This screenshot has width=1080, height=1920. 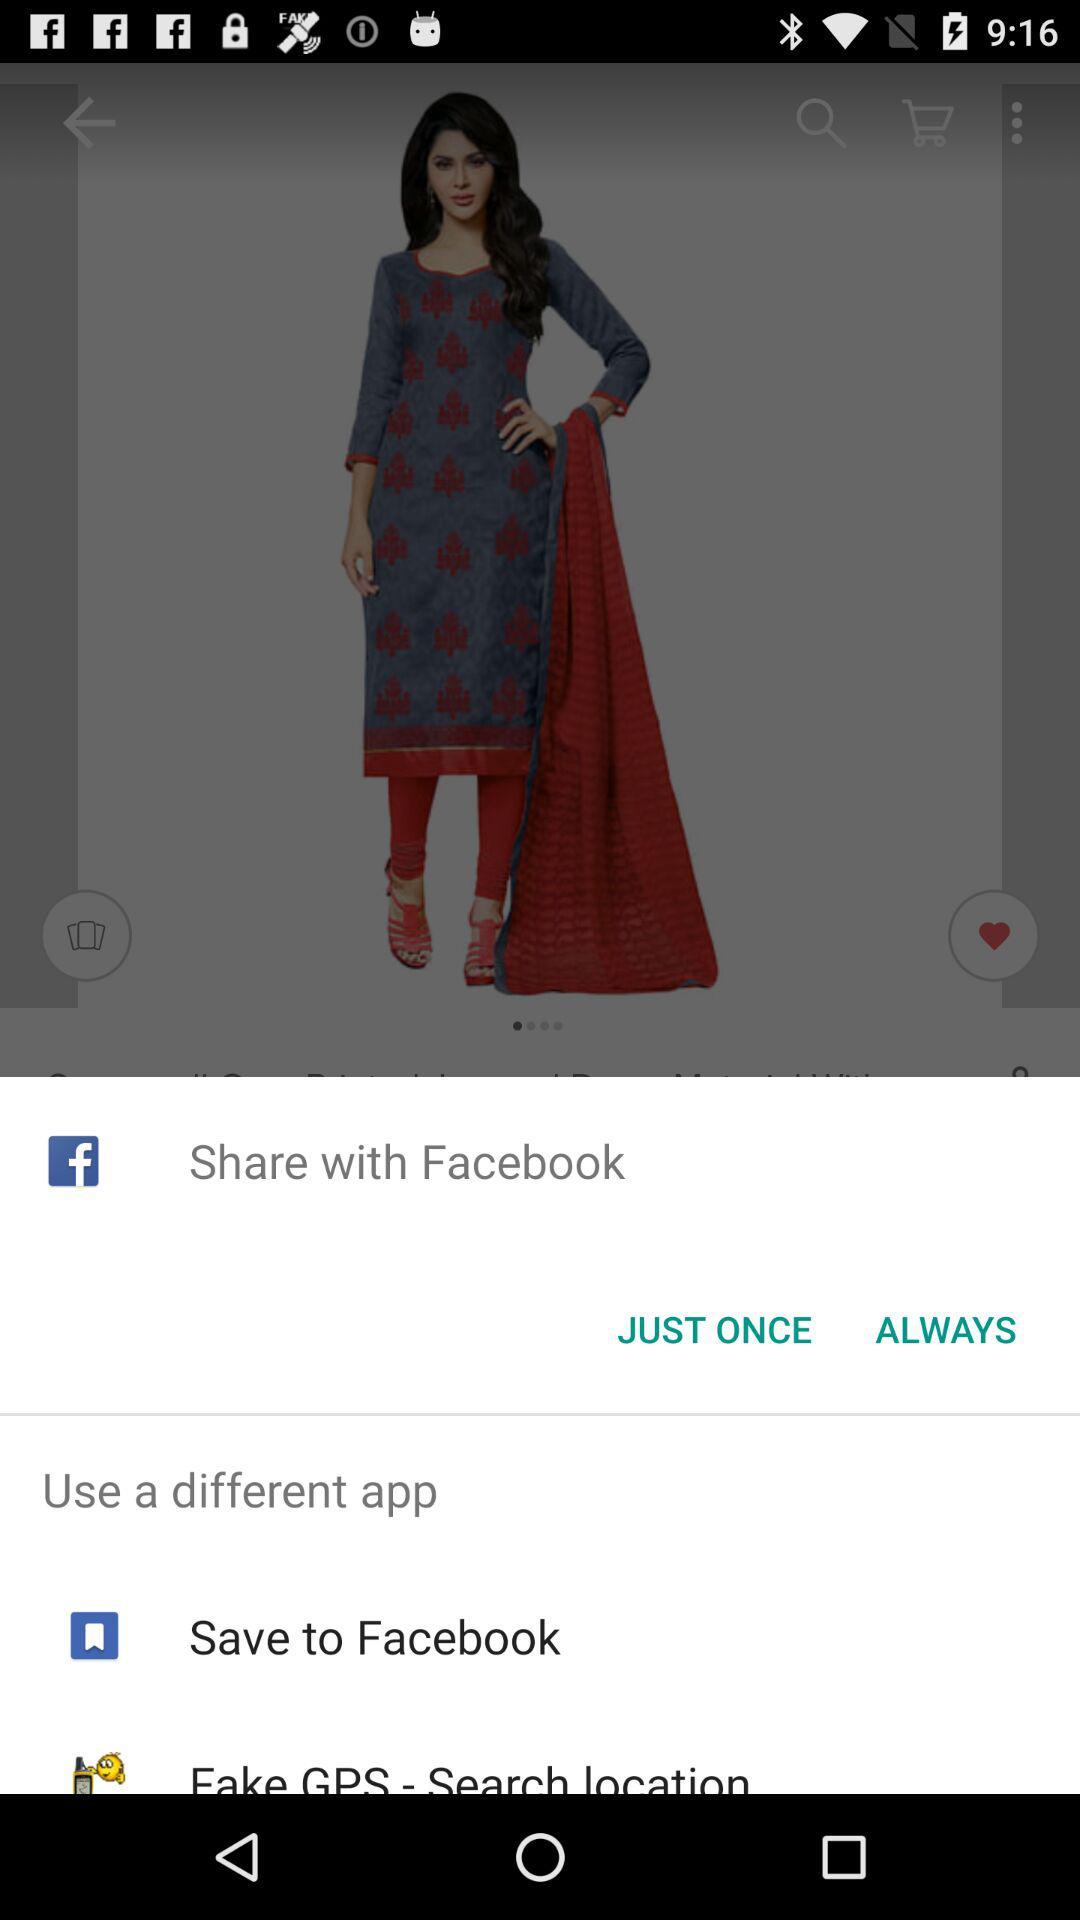 I want to click on the save to facebook icon, so click(x=374, y=1636).